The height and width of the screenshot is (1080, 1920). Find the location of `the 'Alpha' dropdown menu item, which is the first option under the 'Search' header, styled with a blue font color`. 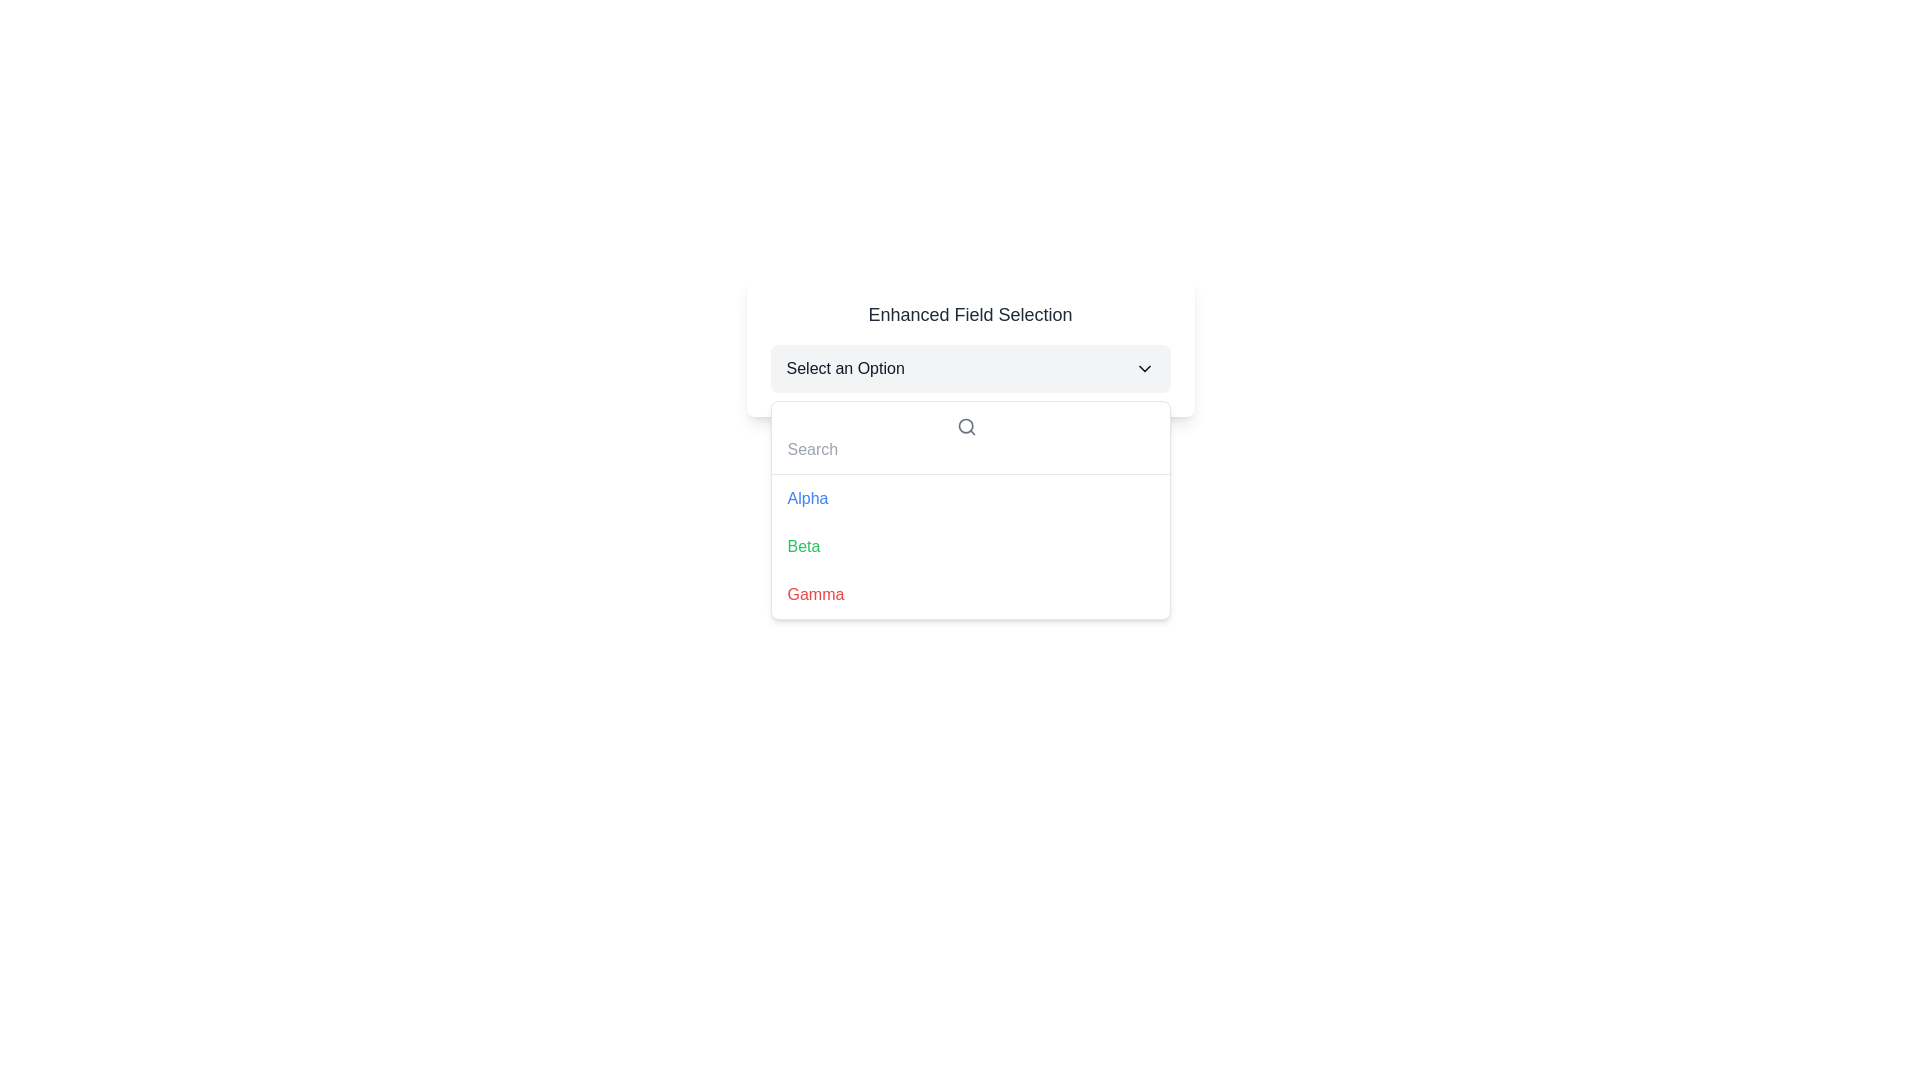

the 'Alpha' dropdown menu item, which is the first option under the 'Search' header, styled with a blue font color is located at coordinates (807, 497).